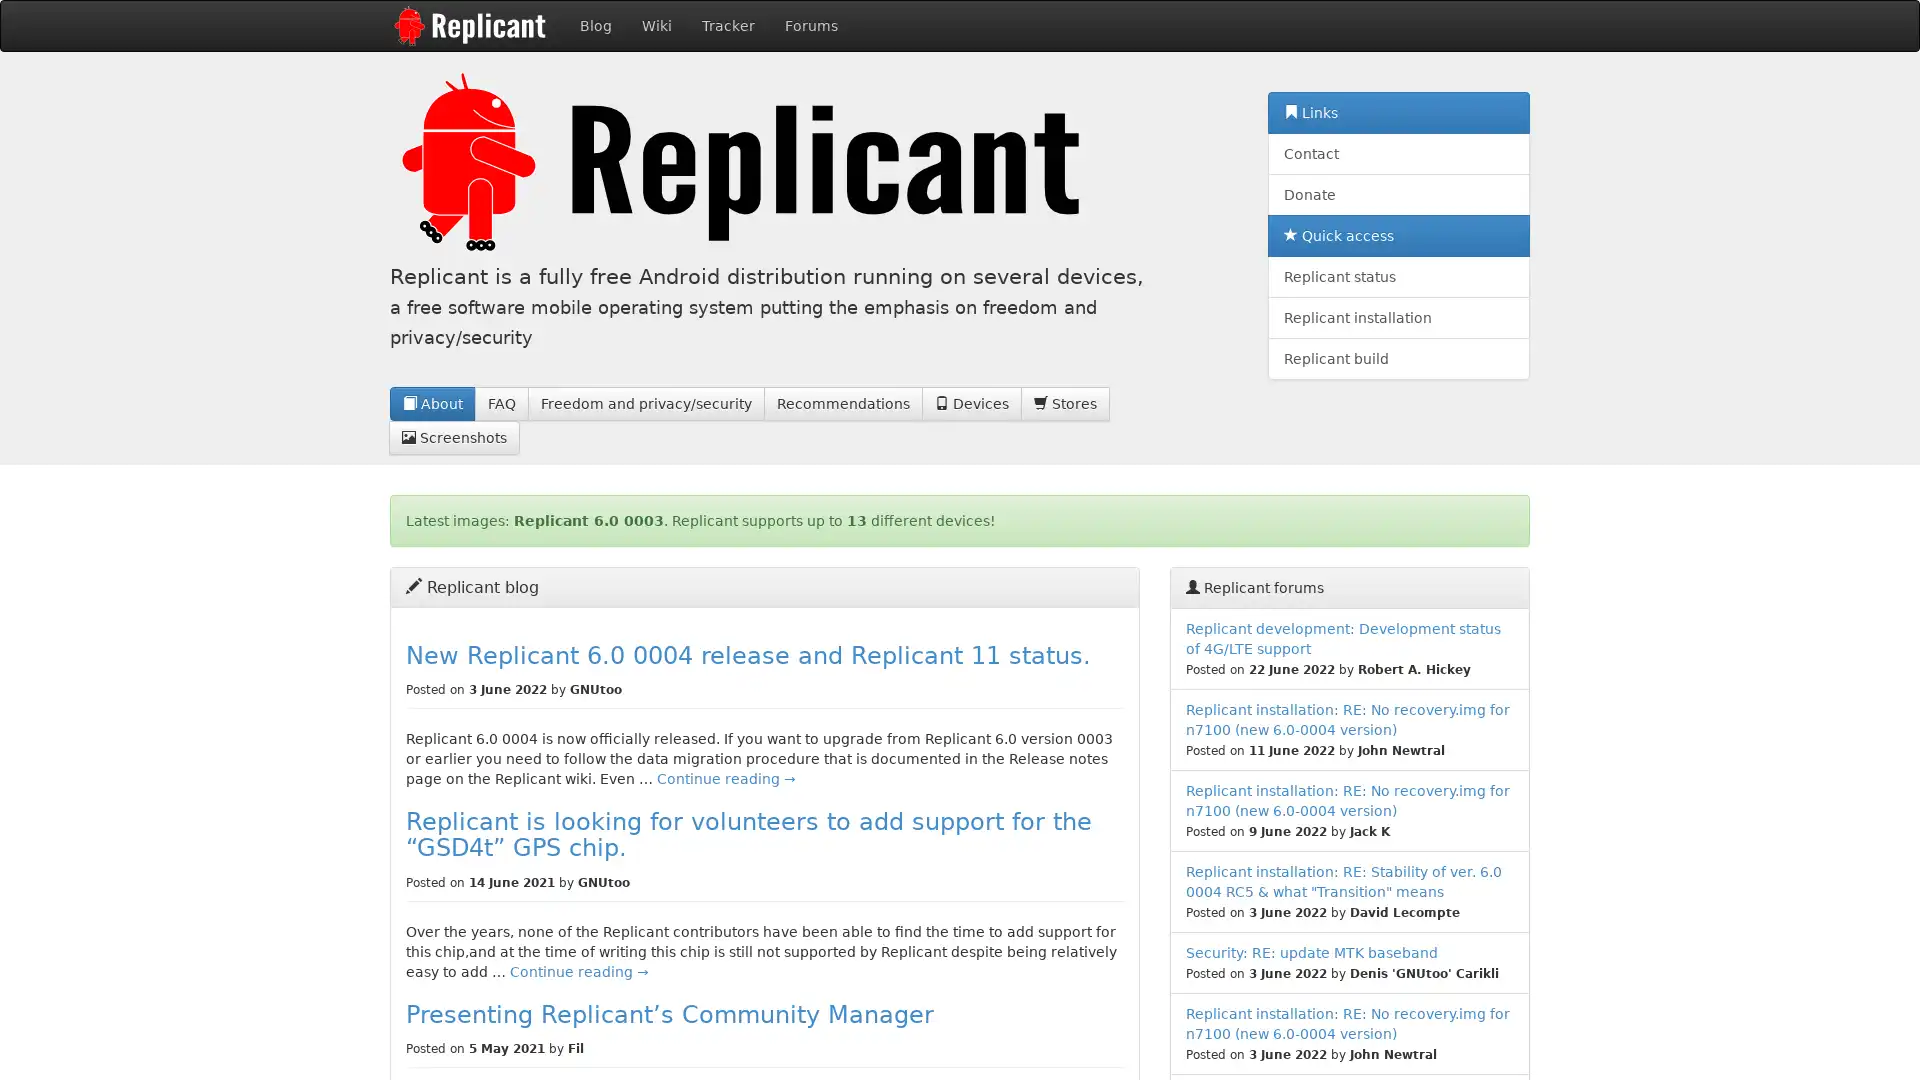  What do you see at coordinates (453, 437) in the screenshot?
I see `Screenshots` at bounding box center [453, 437].